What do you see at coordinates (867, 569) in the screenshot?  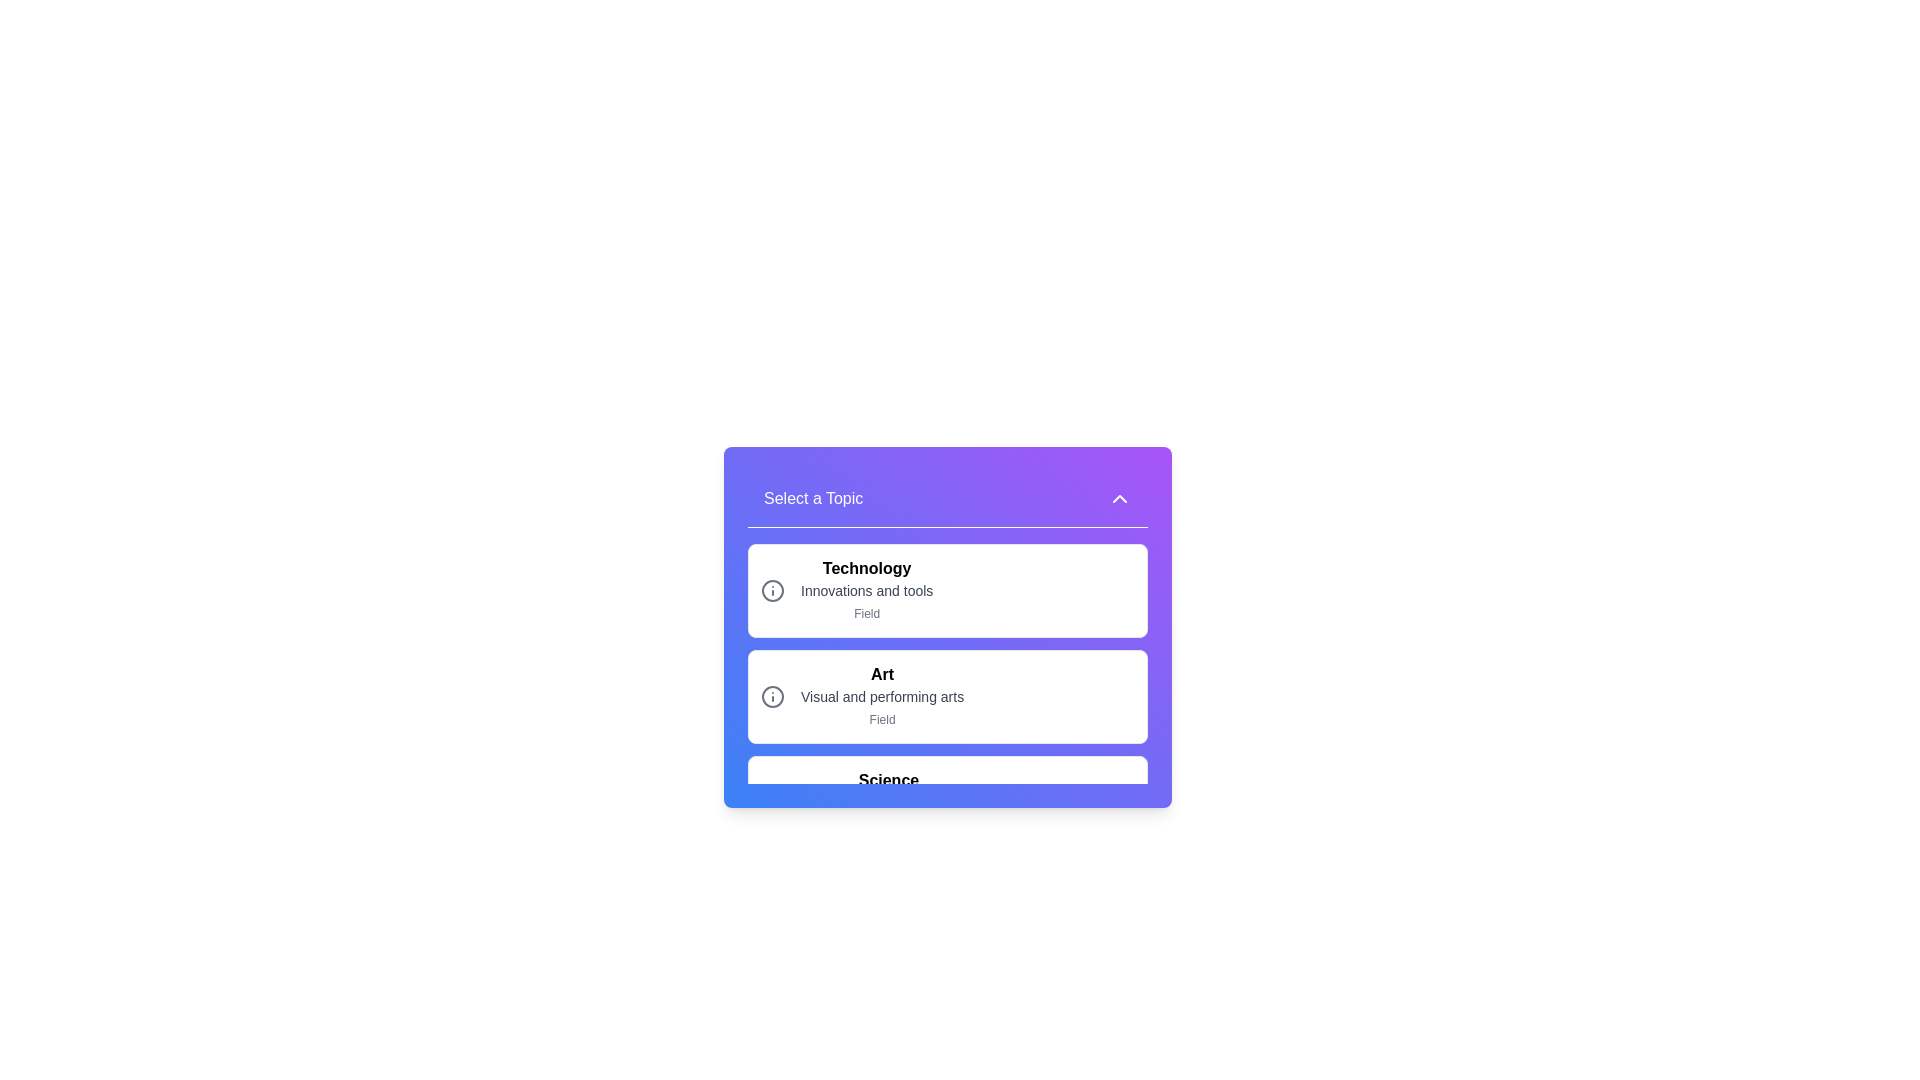 I see `the 'Technology' text label in the topic selection menu, which is displayed in bold black font and is the main label of the topmost entry` at bounding box center [867, 569].